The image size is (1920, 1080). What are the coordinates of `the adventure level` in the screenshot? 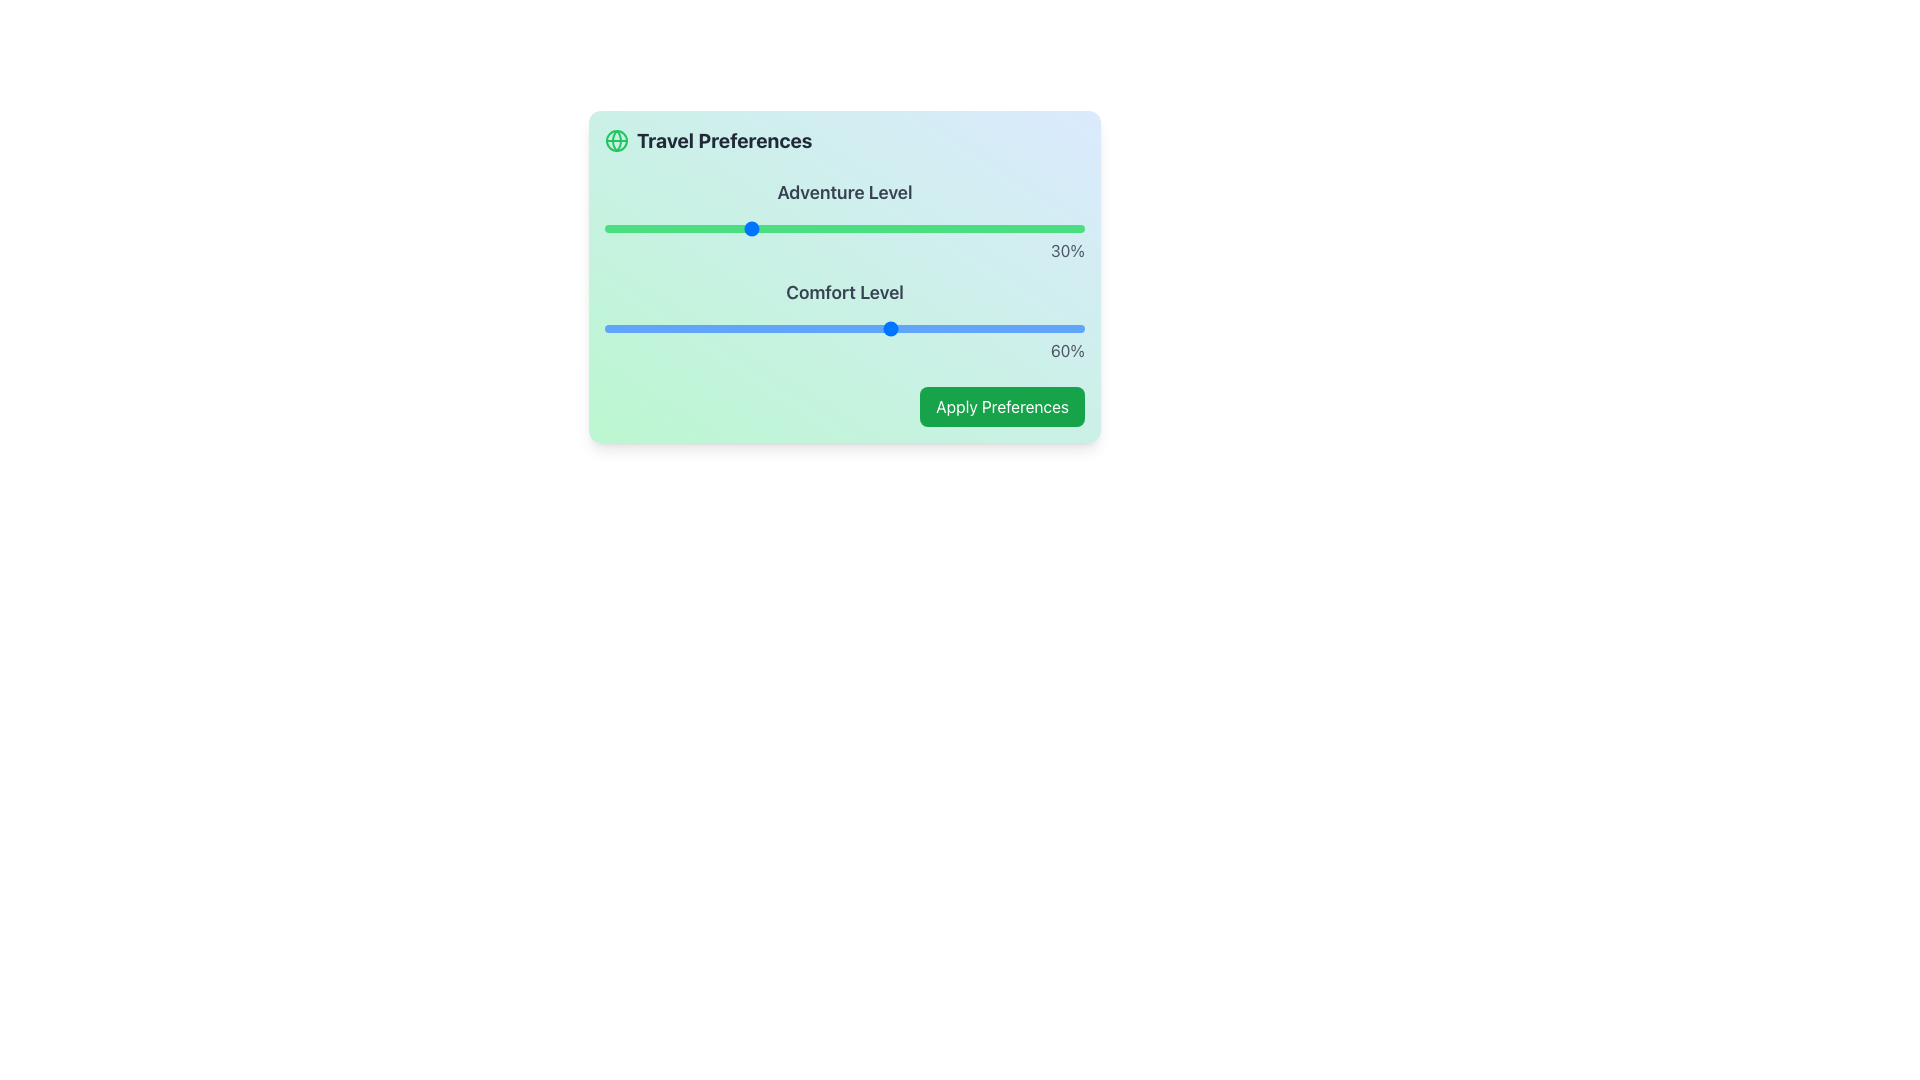 It's located at (743, 227).